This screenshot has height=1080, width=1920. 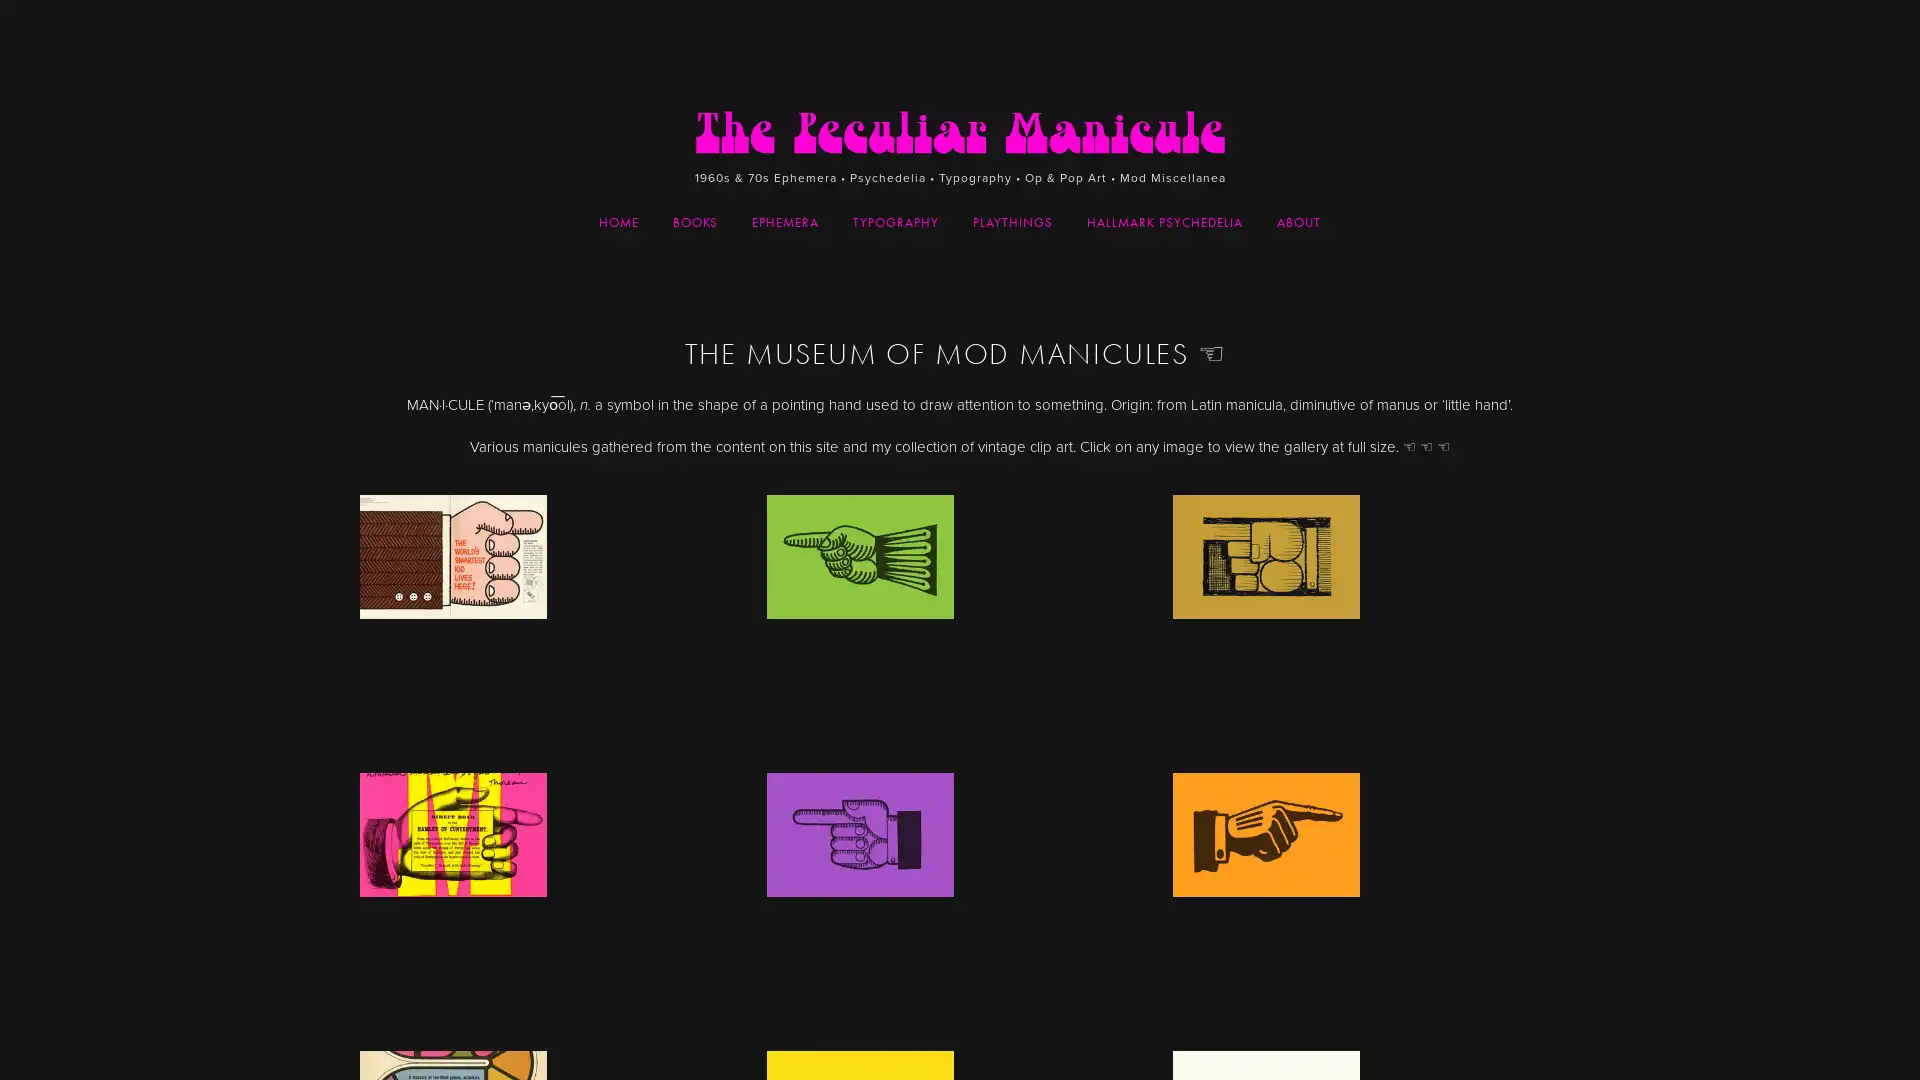 I want to click on View fullsize manuiclue-clip-5.jpg, so click(x=1365, y=901).